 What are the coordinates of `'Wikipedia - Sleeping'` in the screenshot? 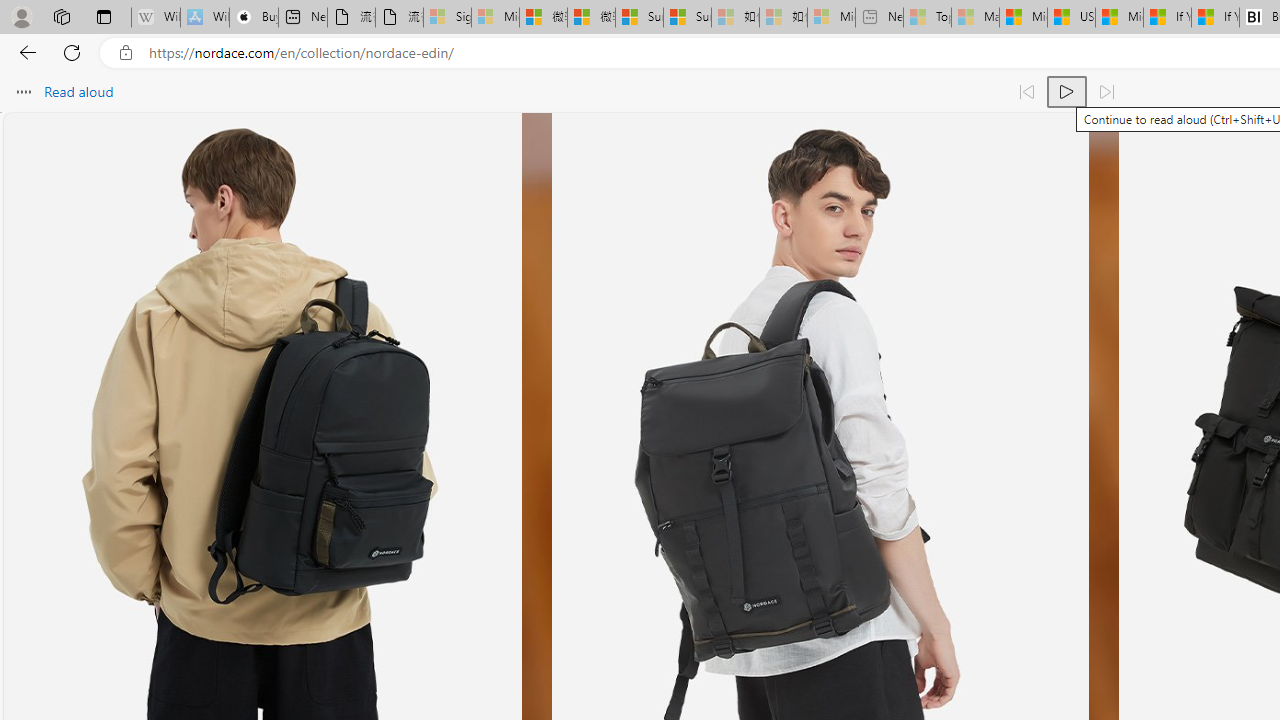 It's located at (155, 17).